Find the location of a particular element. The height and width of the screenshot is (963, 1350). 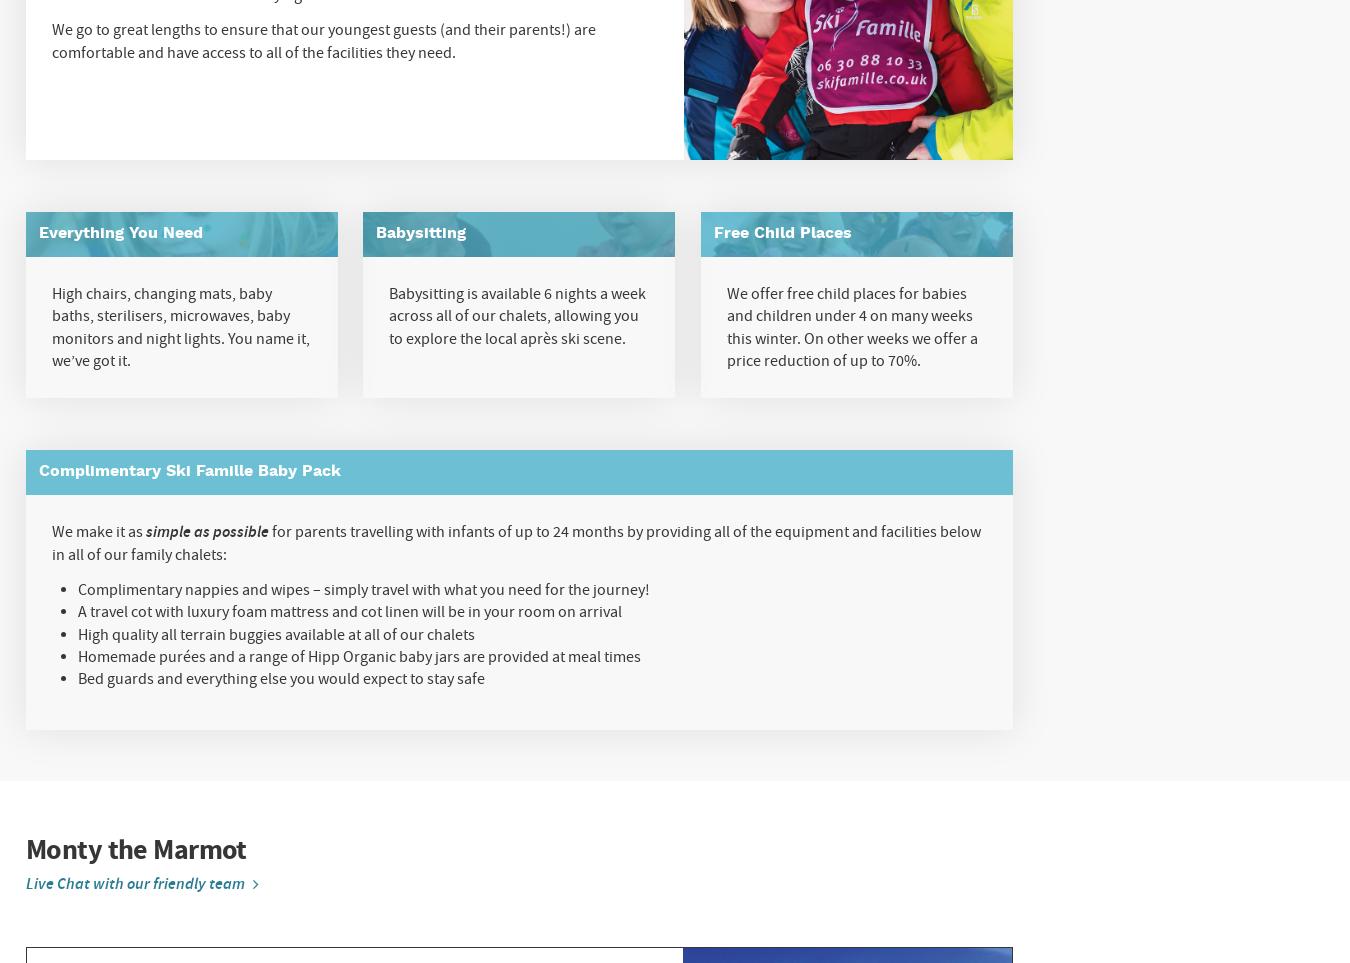

'Complimentary Ski Famille Baby Pack' is located at coordinates (189, 470).